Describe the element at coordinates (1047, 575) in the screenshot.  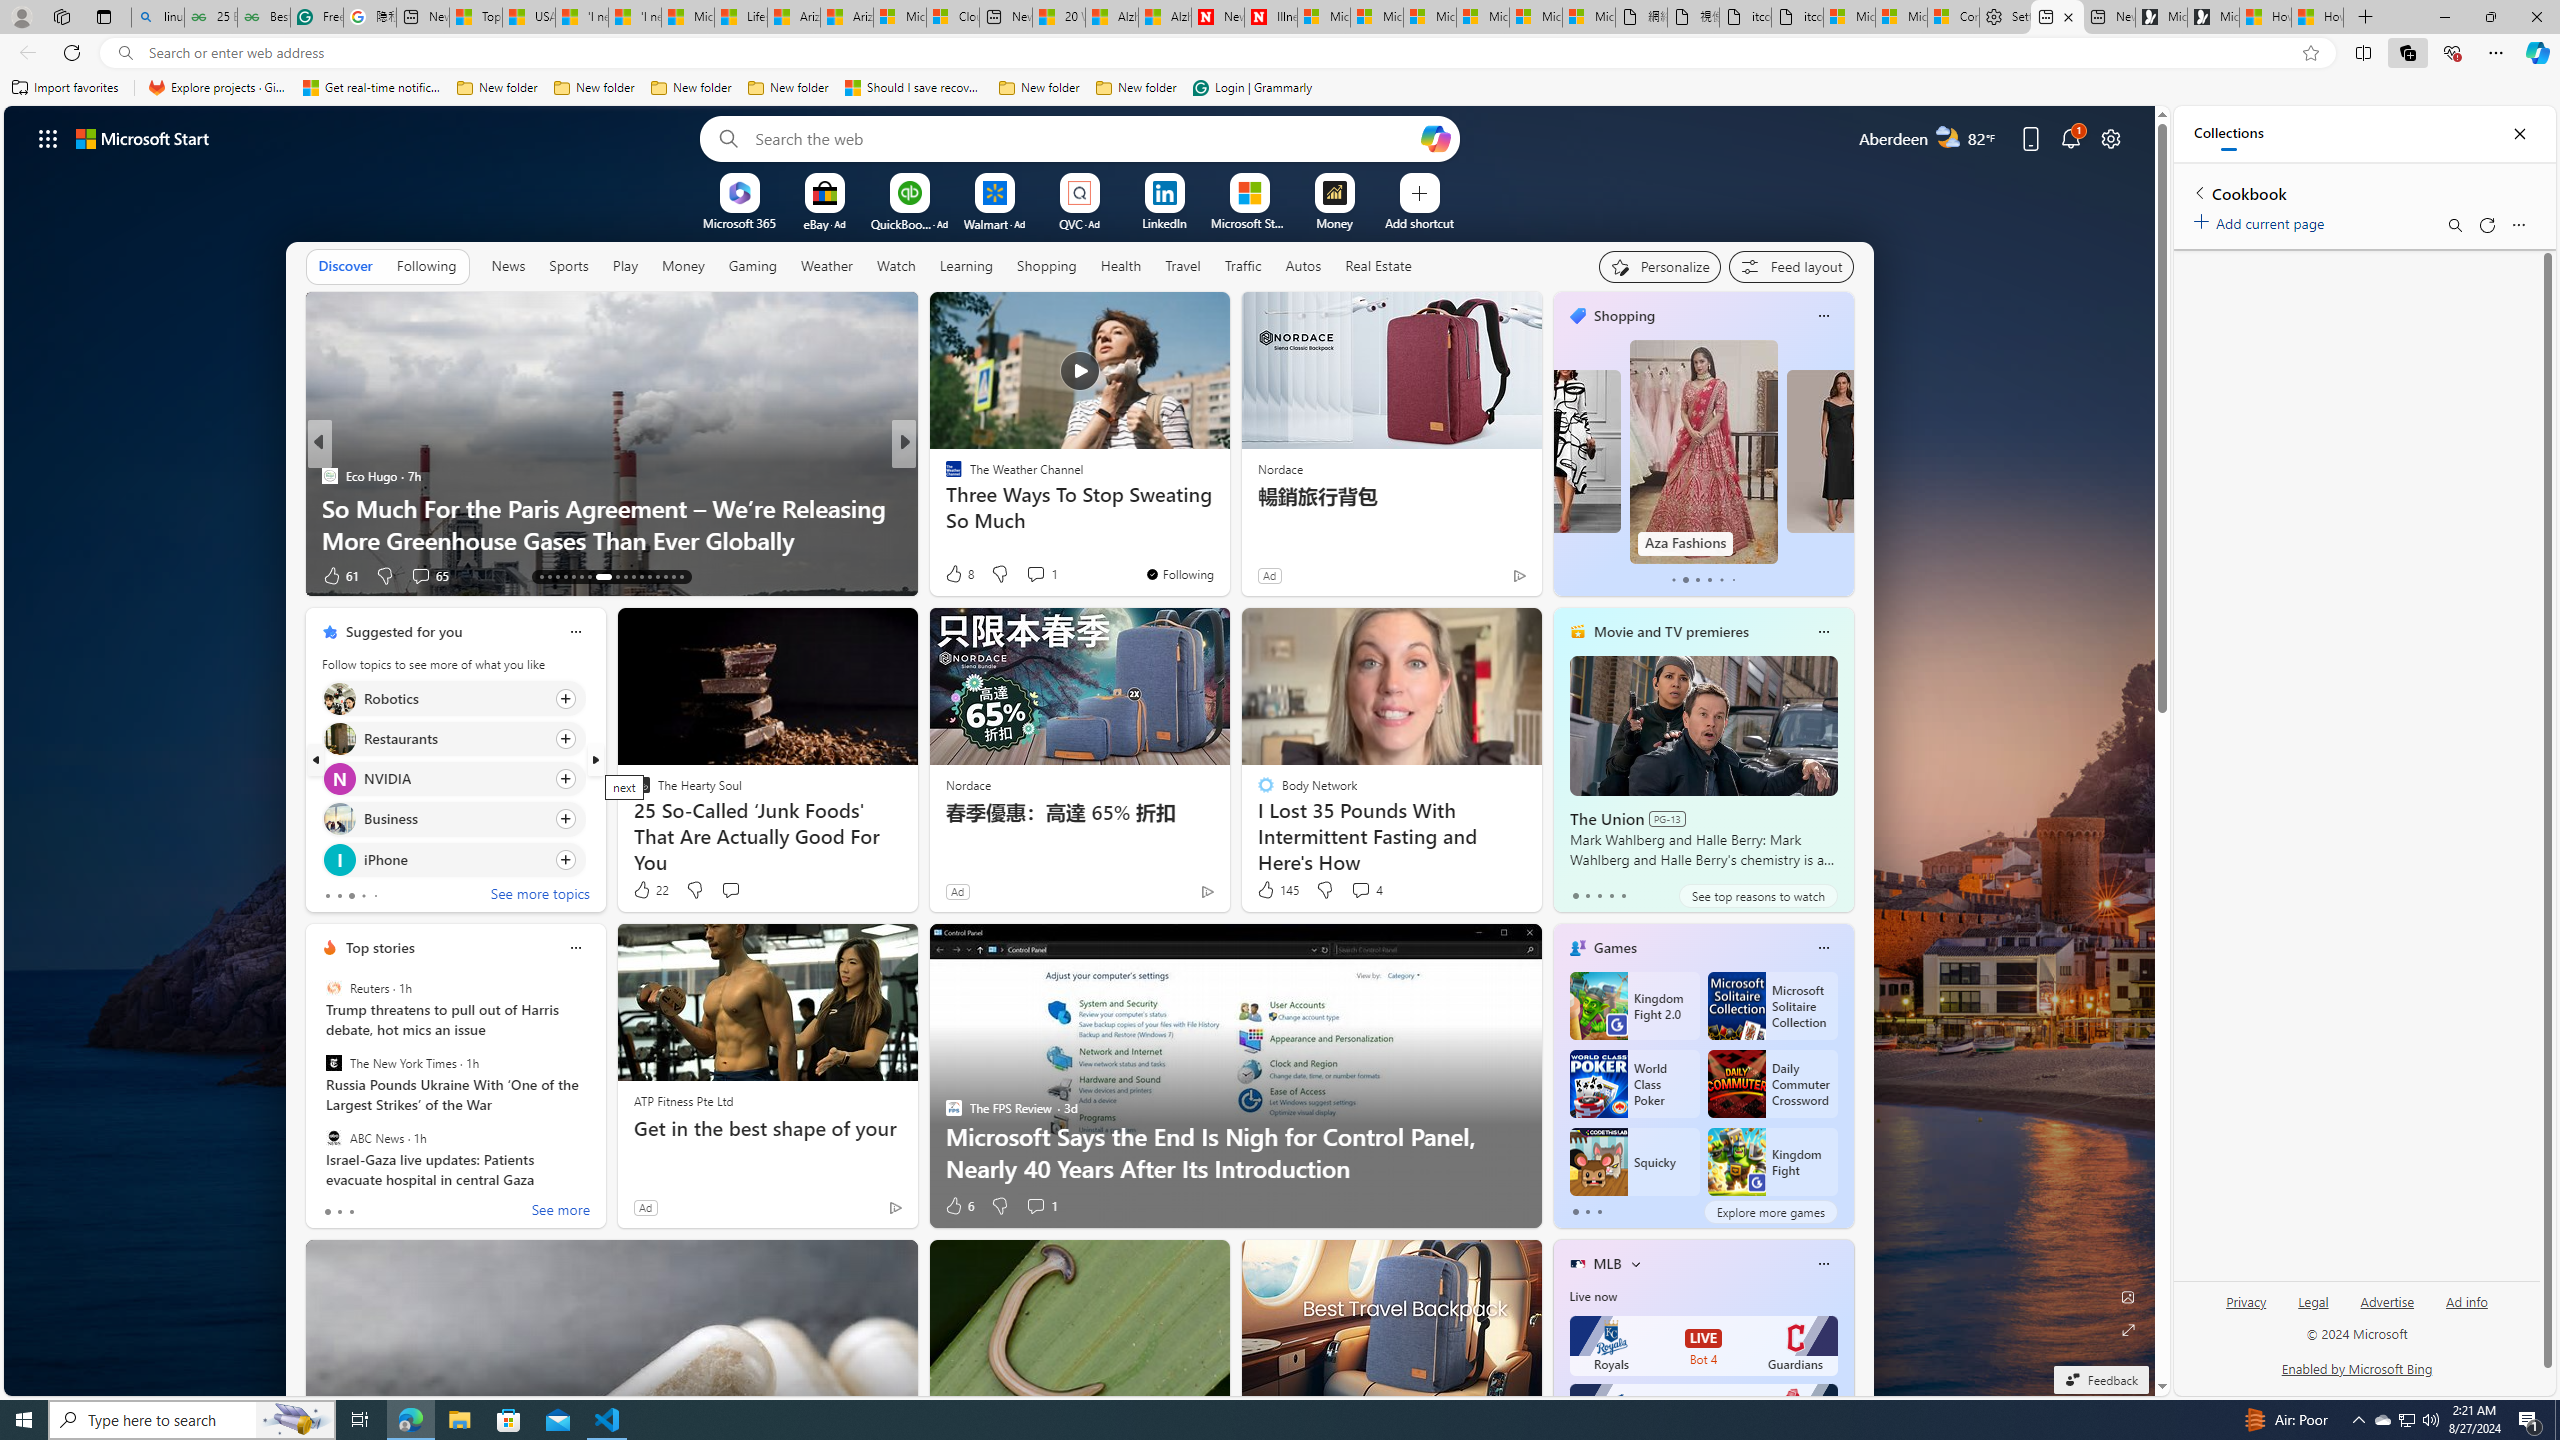
I see `'View comments 3 Comment'` at that location.